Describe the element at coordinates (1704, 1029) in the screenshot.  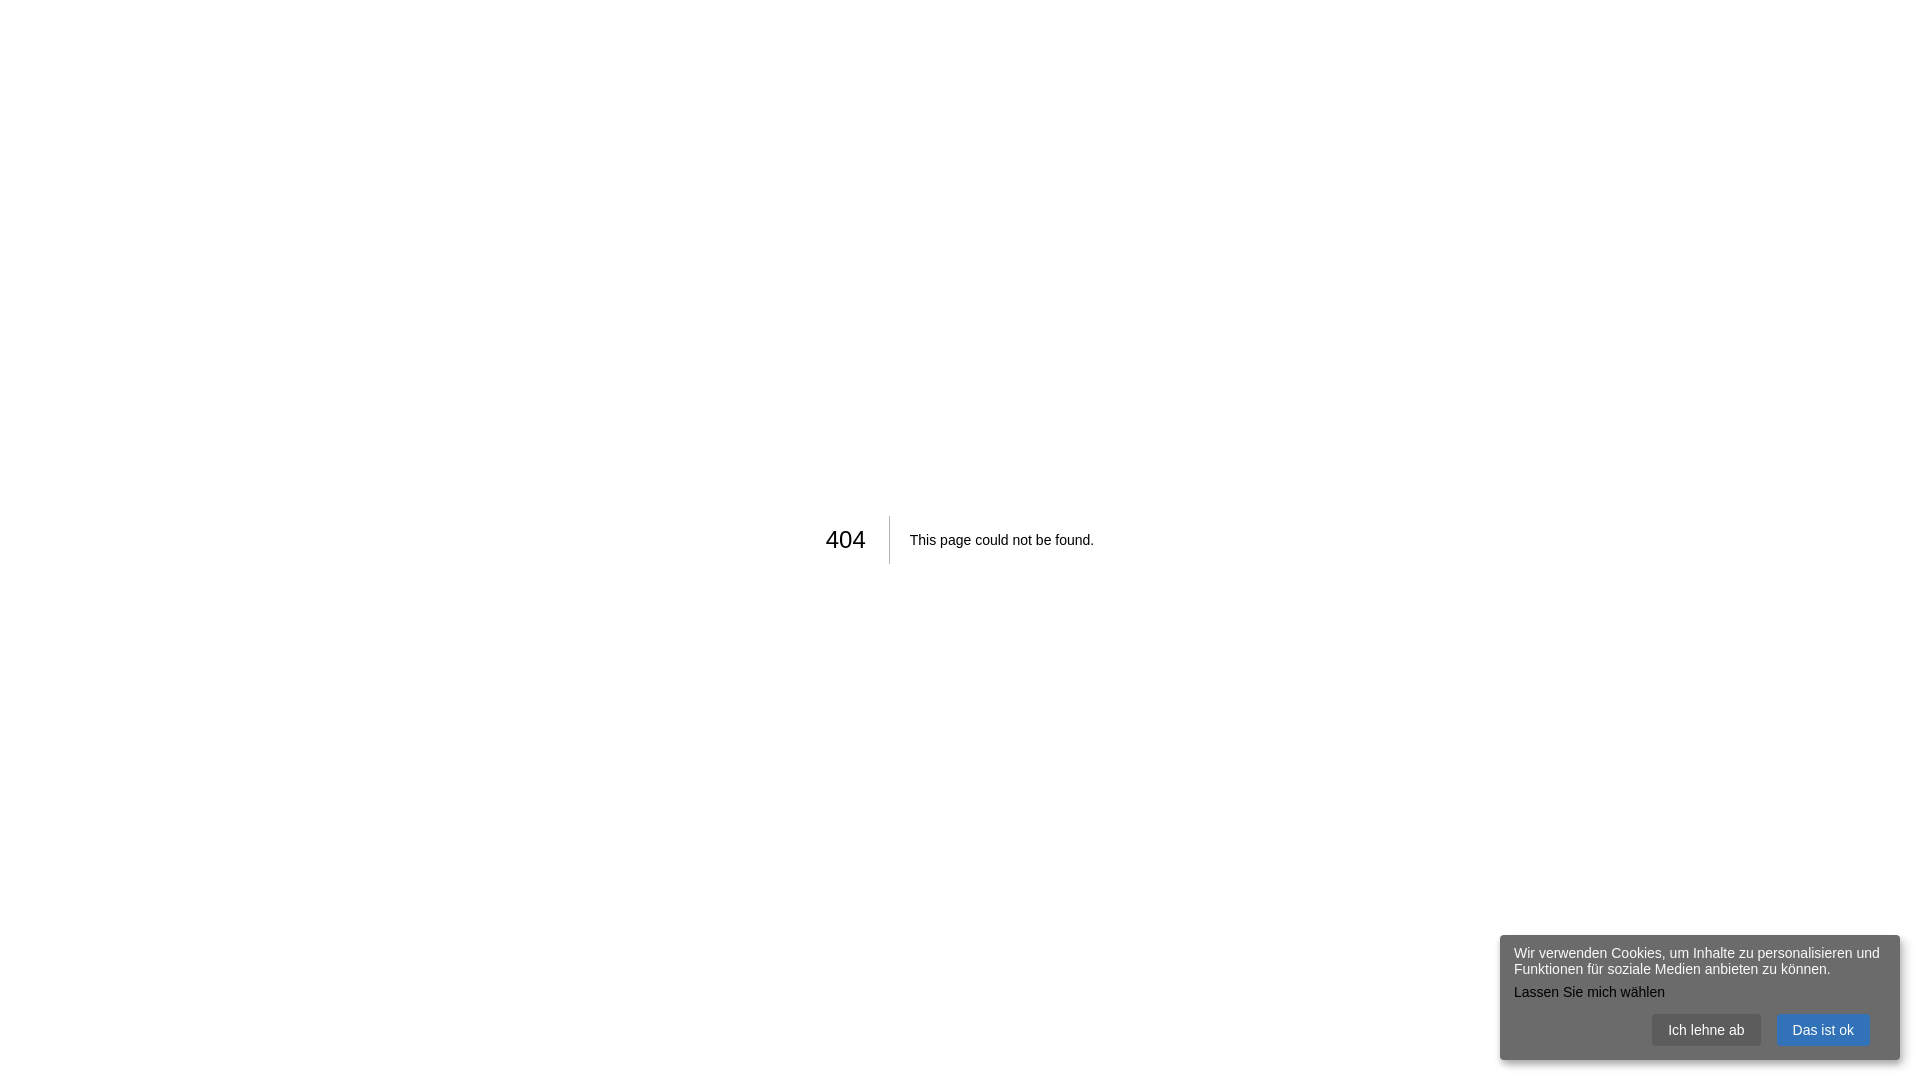
I see `'Ich lehne ab'` at that location.